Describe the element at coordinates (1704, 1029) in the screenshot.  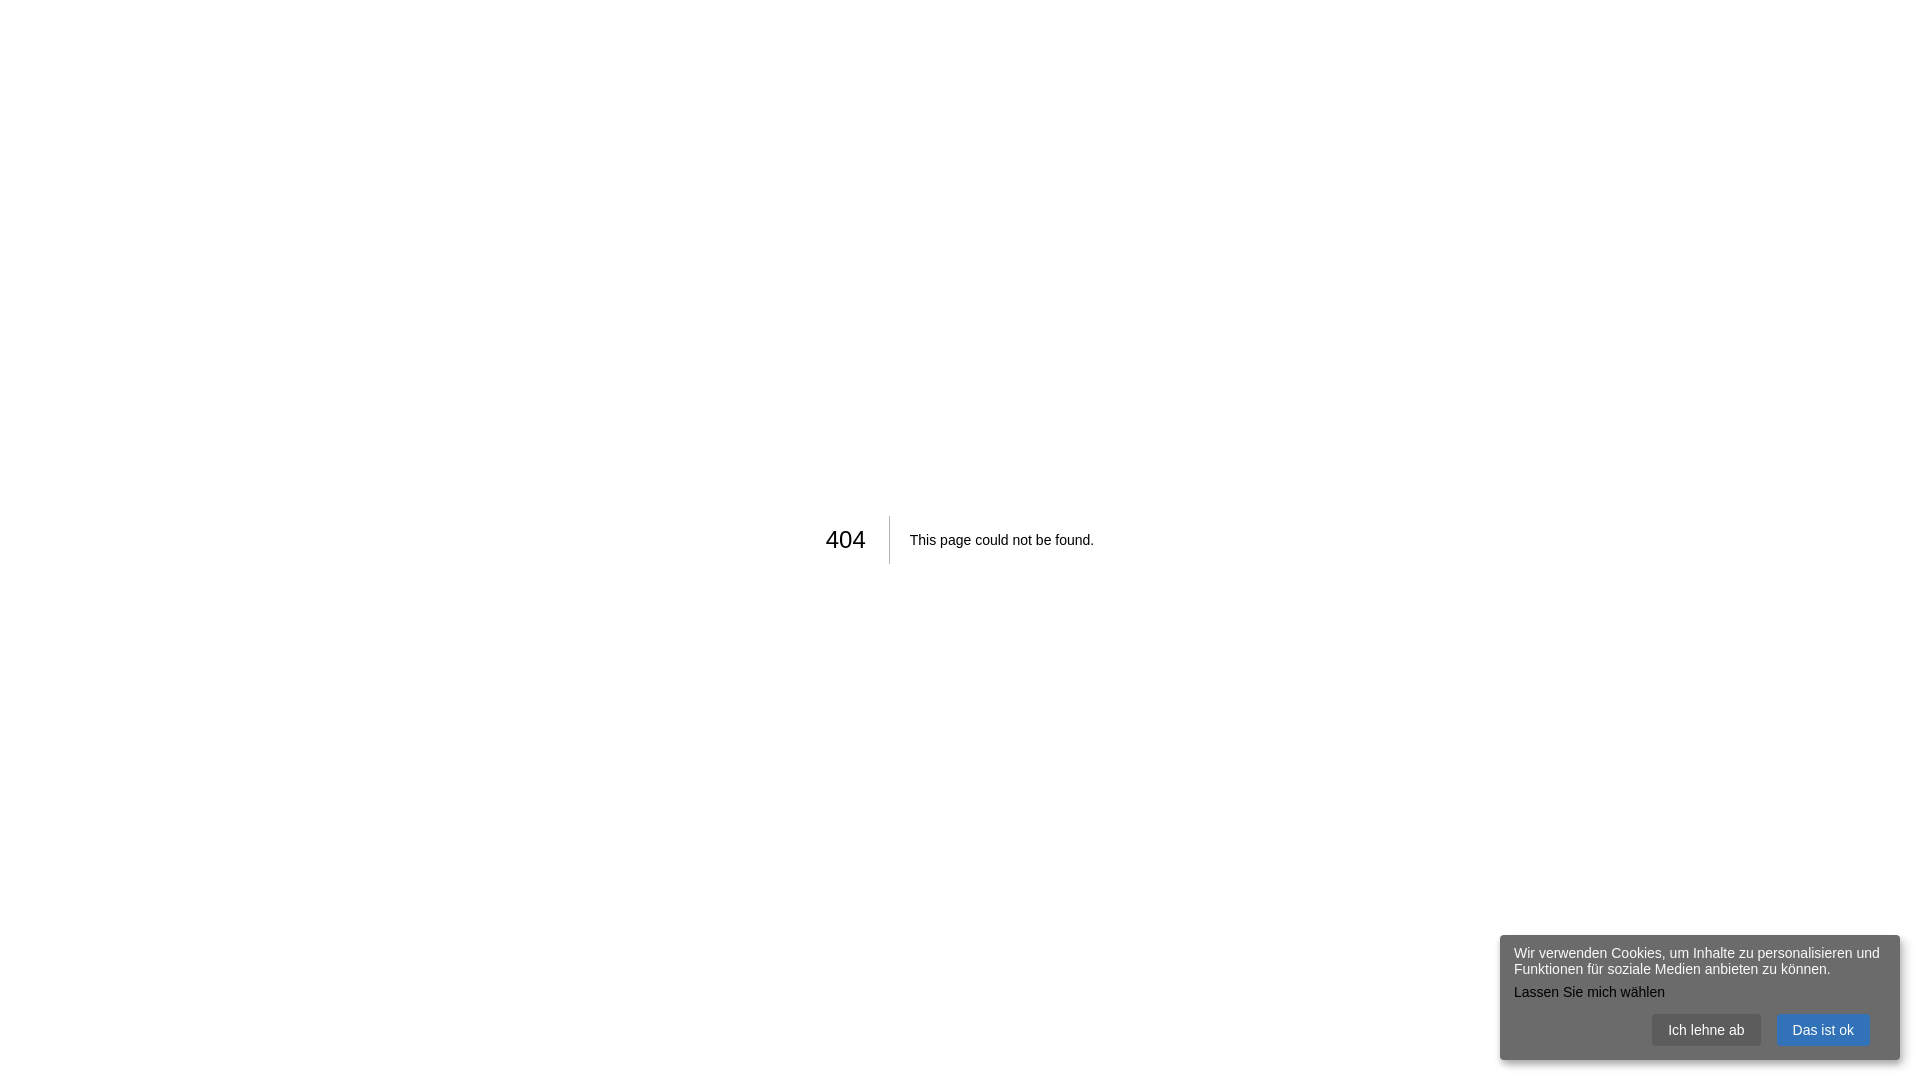
I see `'Ich lehne ab'` at that location.